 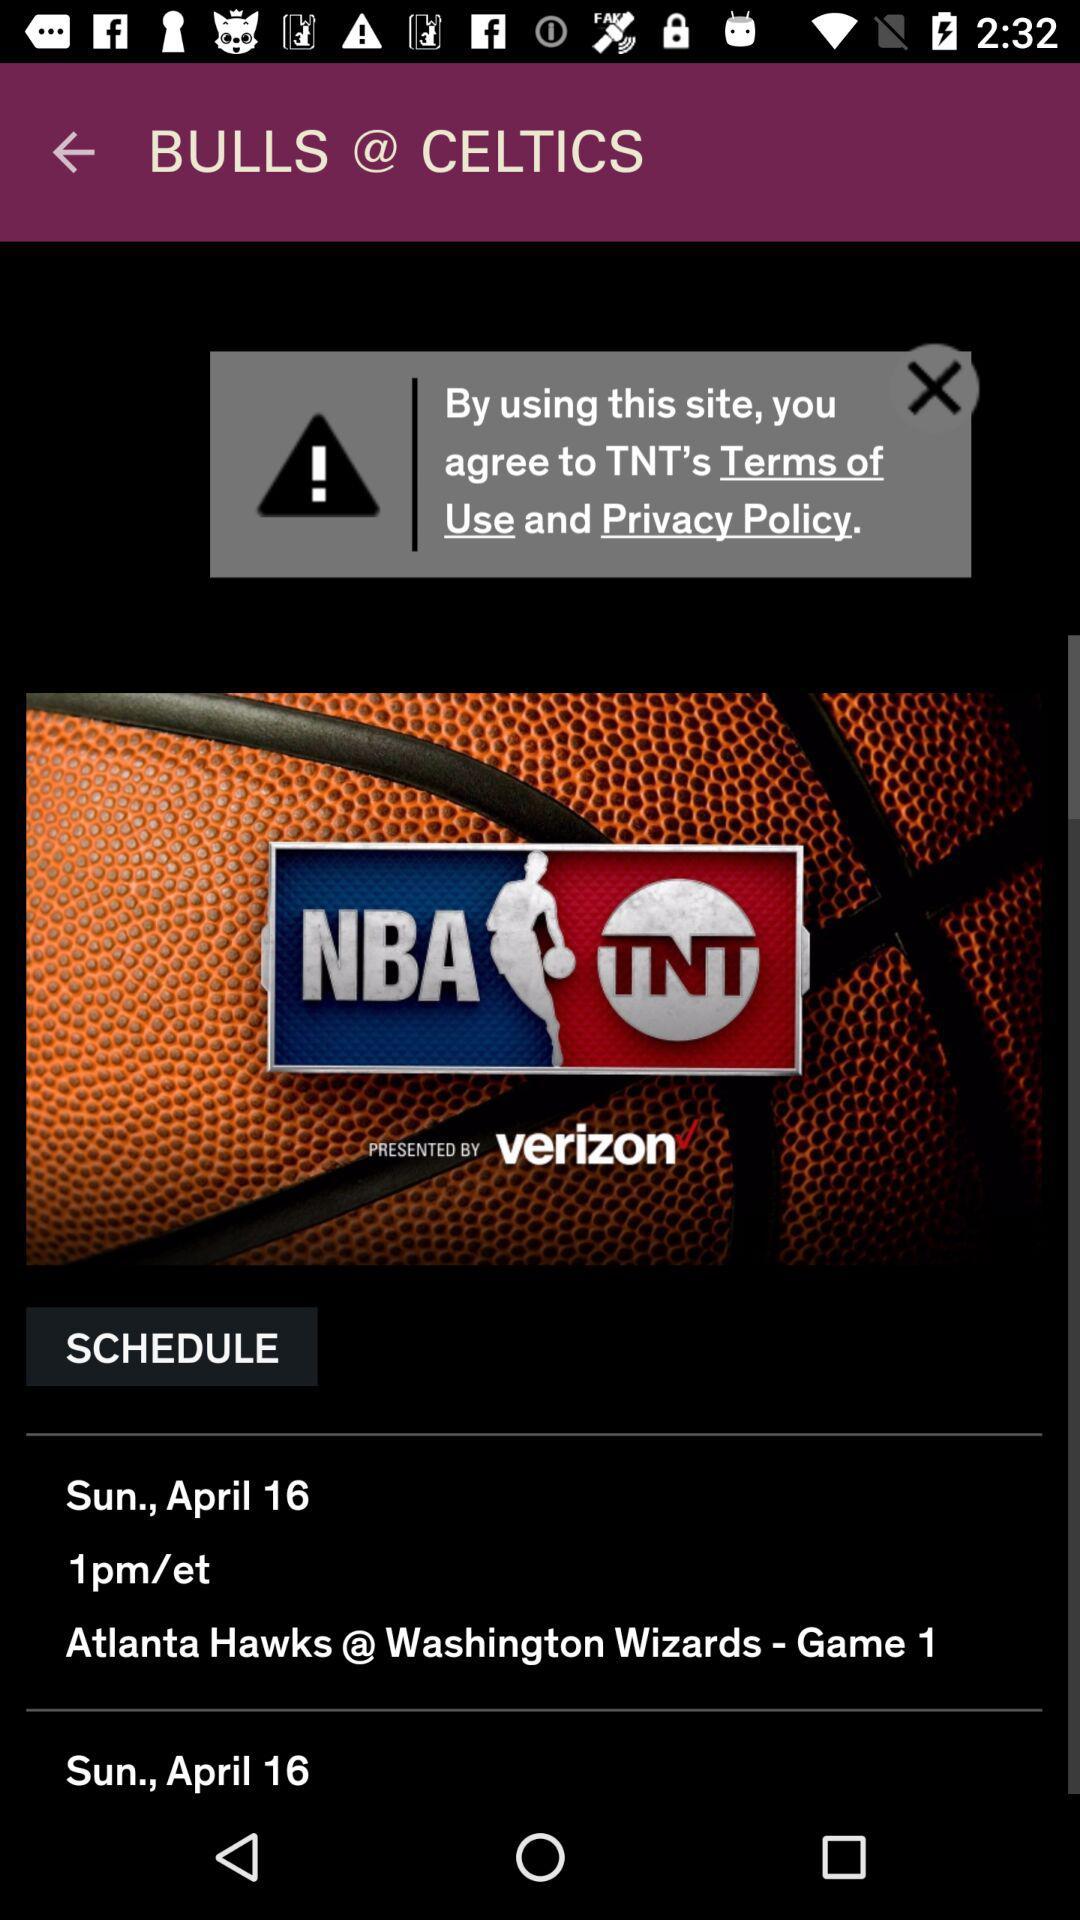 I want to click on color print page, so click(x=540, y=1017).